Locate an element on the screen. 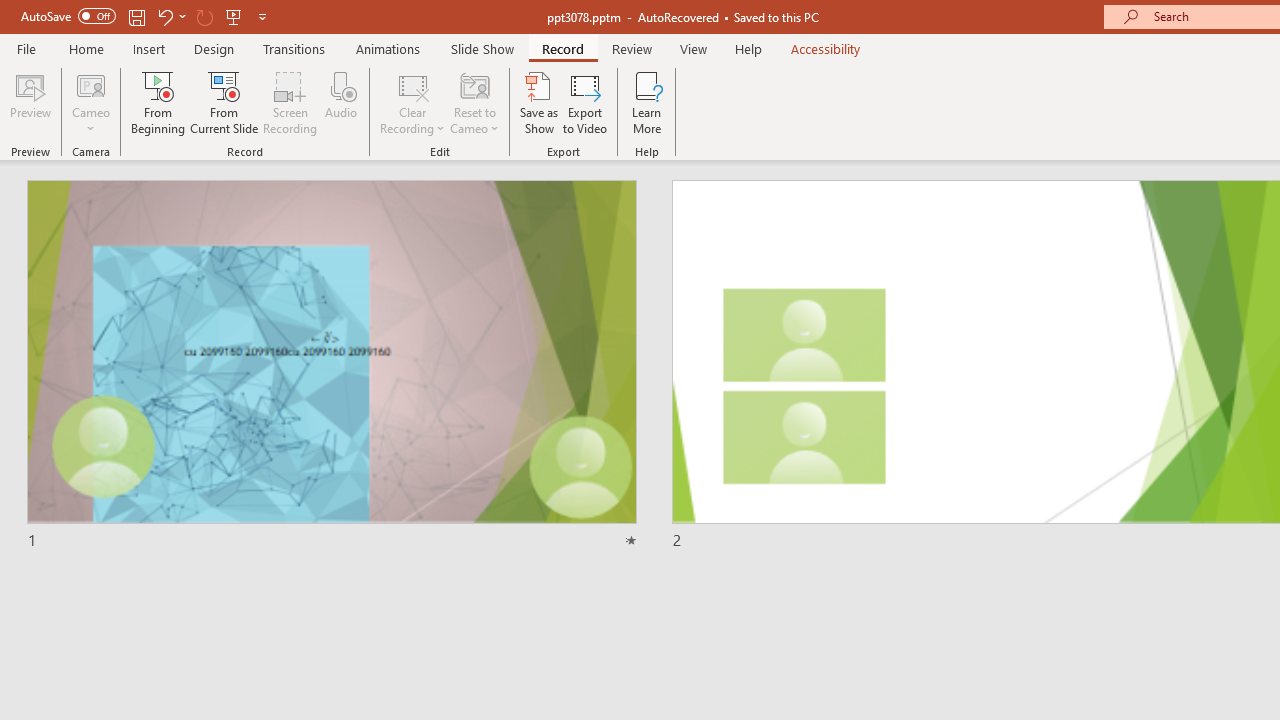 Image resolution: width=1280 pixels, height=720 pixels. 'Save as Show' is located at coordinates (539, 103).